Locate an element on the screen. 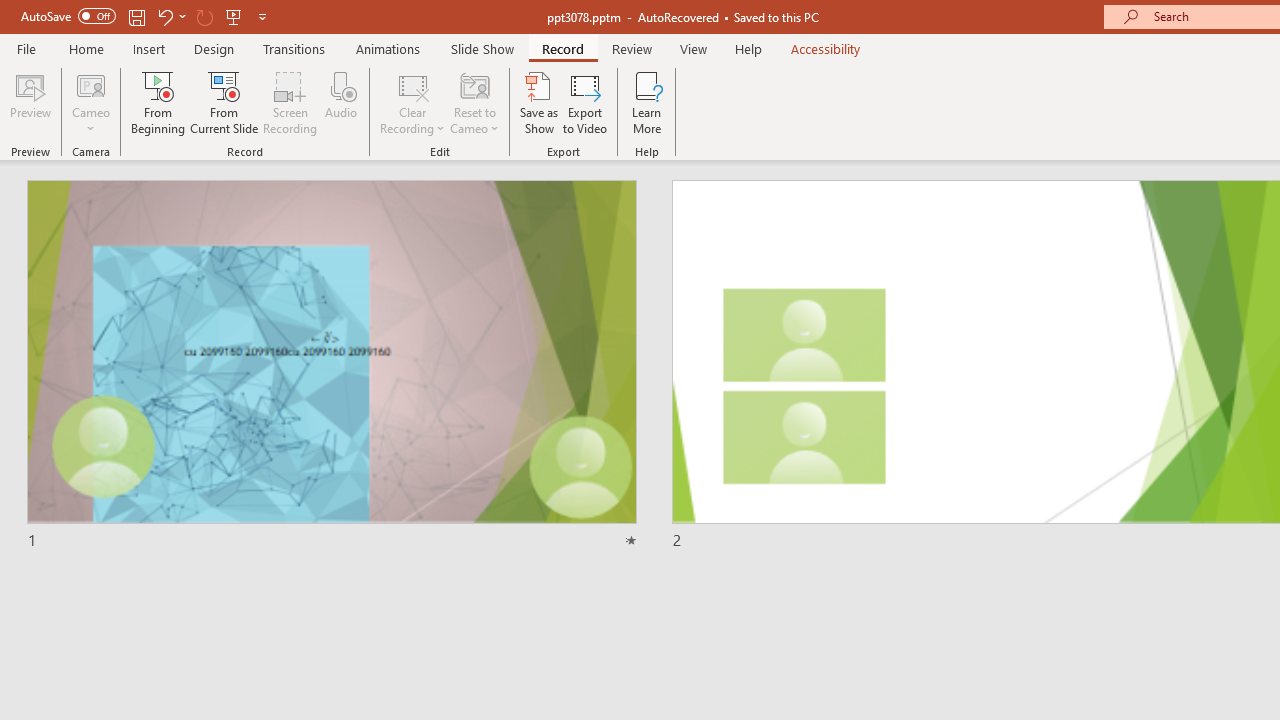 Image resolution: width=1280 pixels, height=720 pixels. 'Save as Show' is located at coordinates (539, 103).